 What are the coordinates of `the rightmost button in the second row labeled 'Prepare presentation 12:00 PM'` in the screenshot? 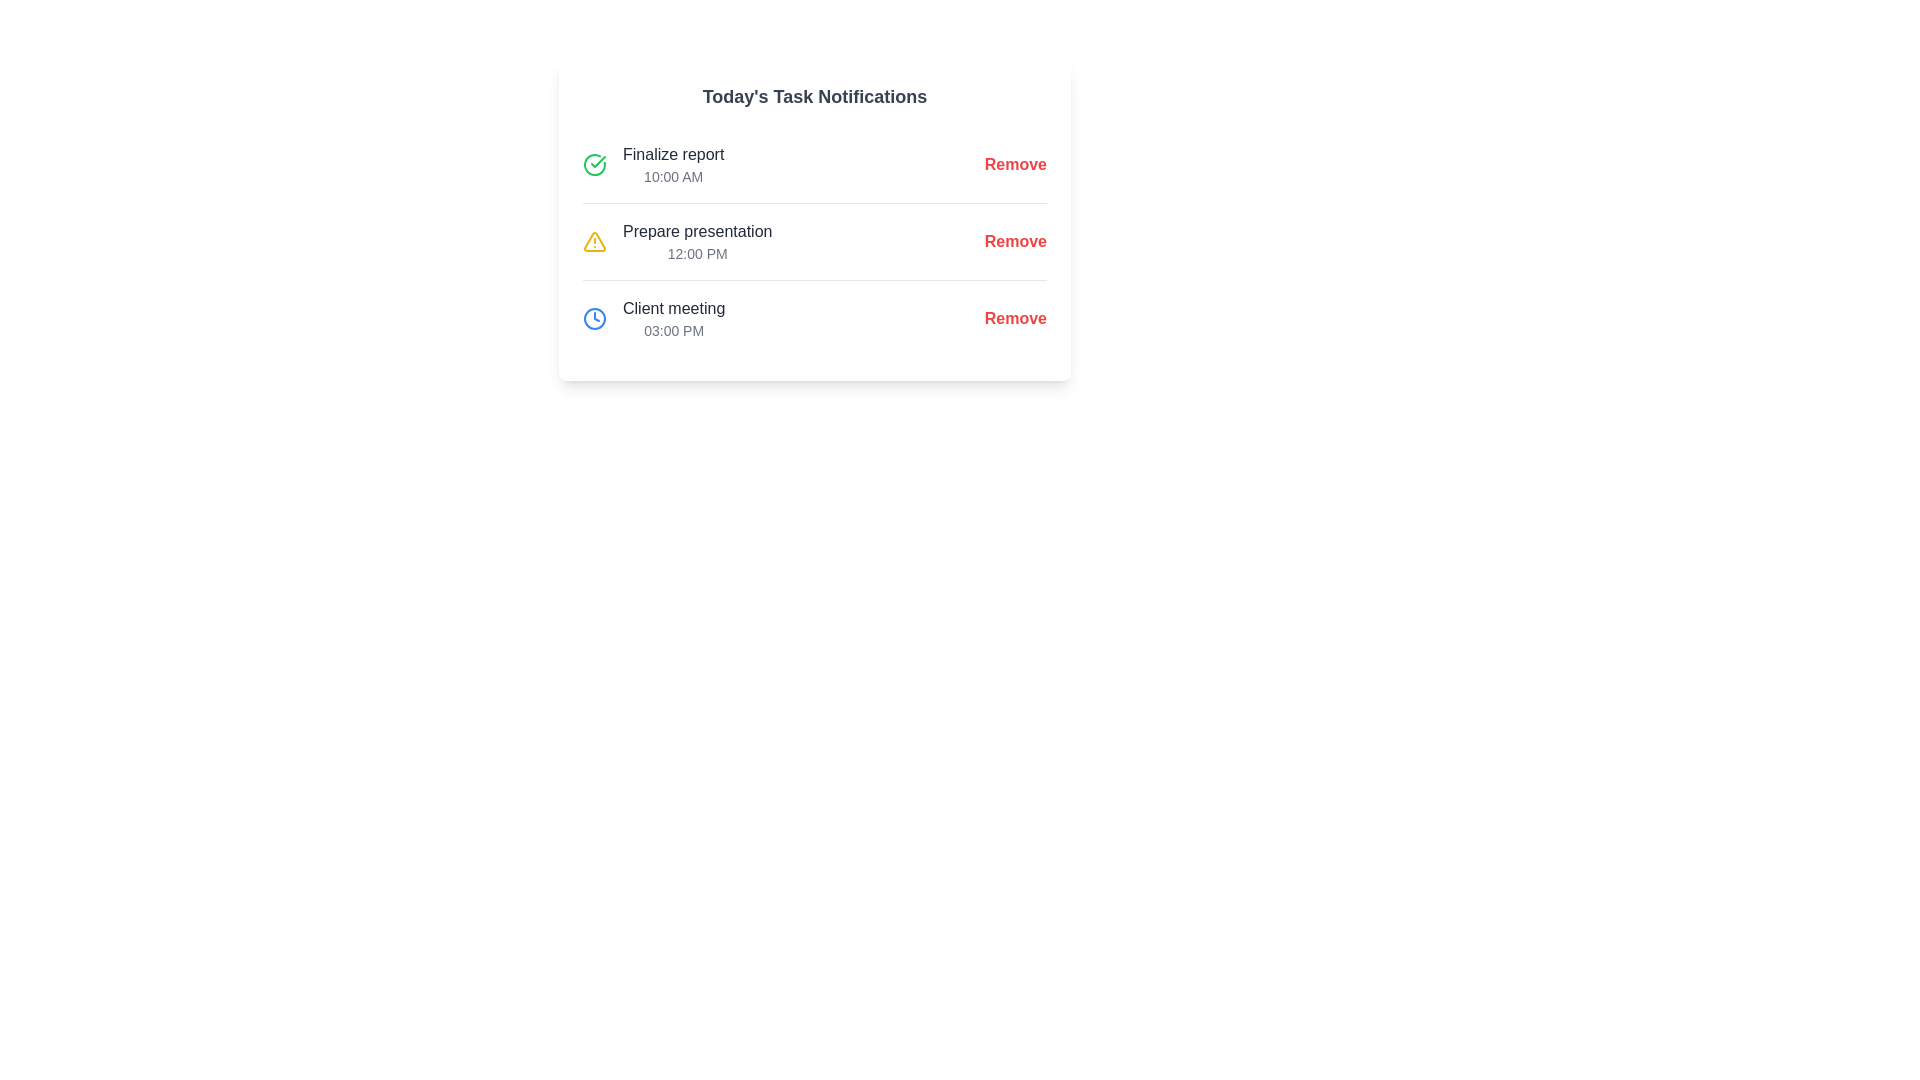 It's located at (1015, 241).